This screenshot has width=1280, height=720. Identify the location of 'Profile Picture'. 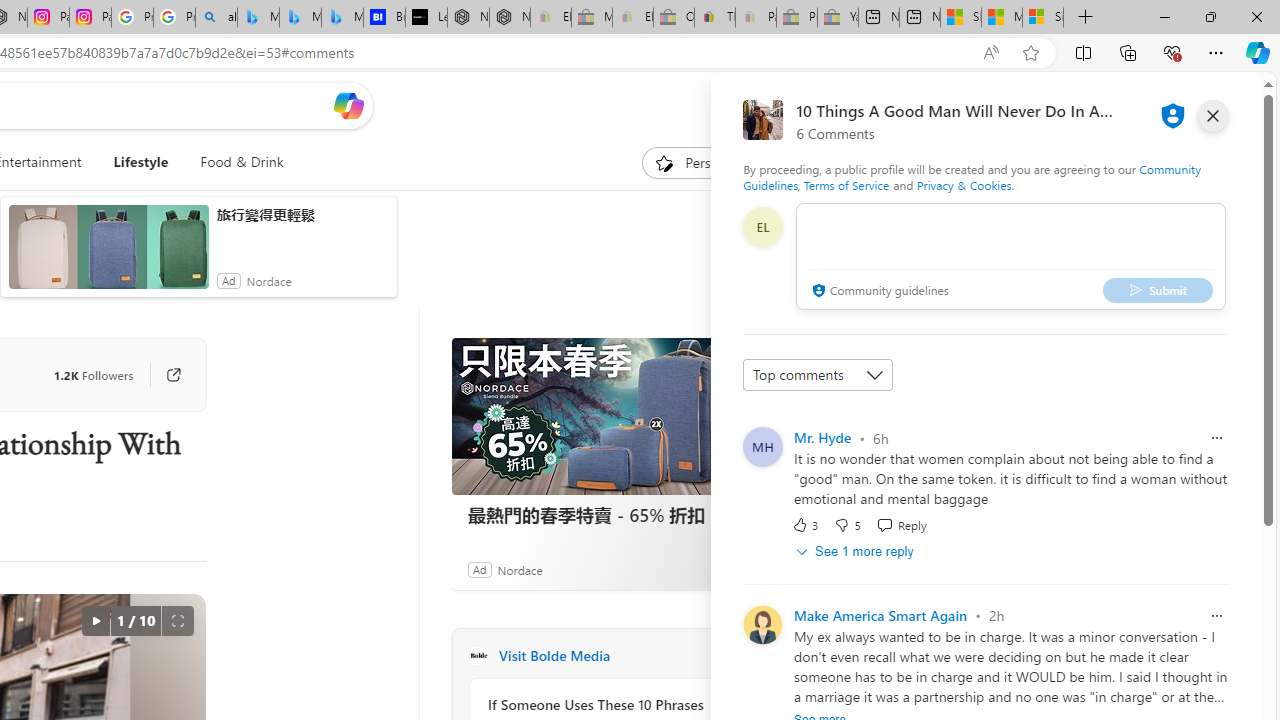
(761, 623).